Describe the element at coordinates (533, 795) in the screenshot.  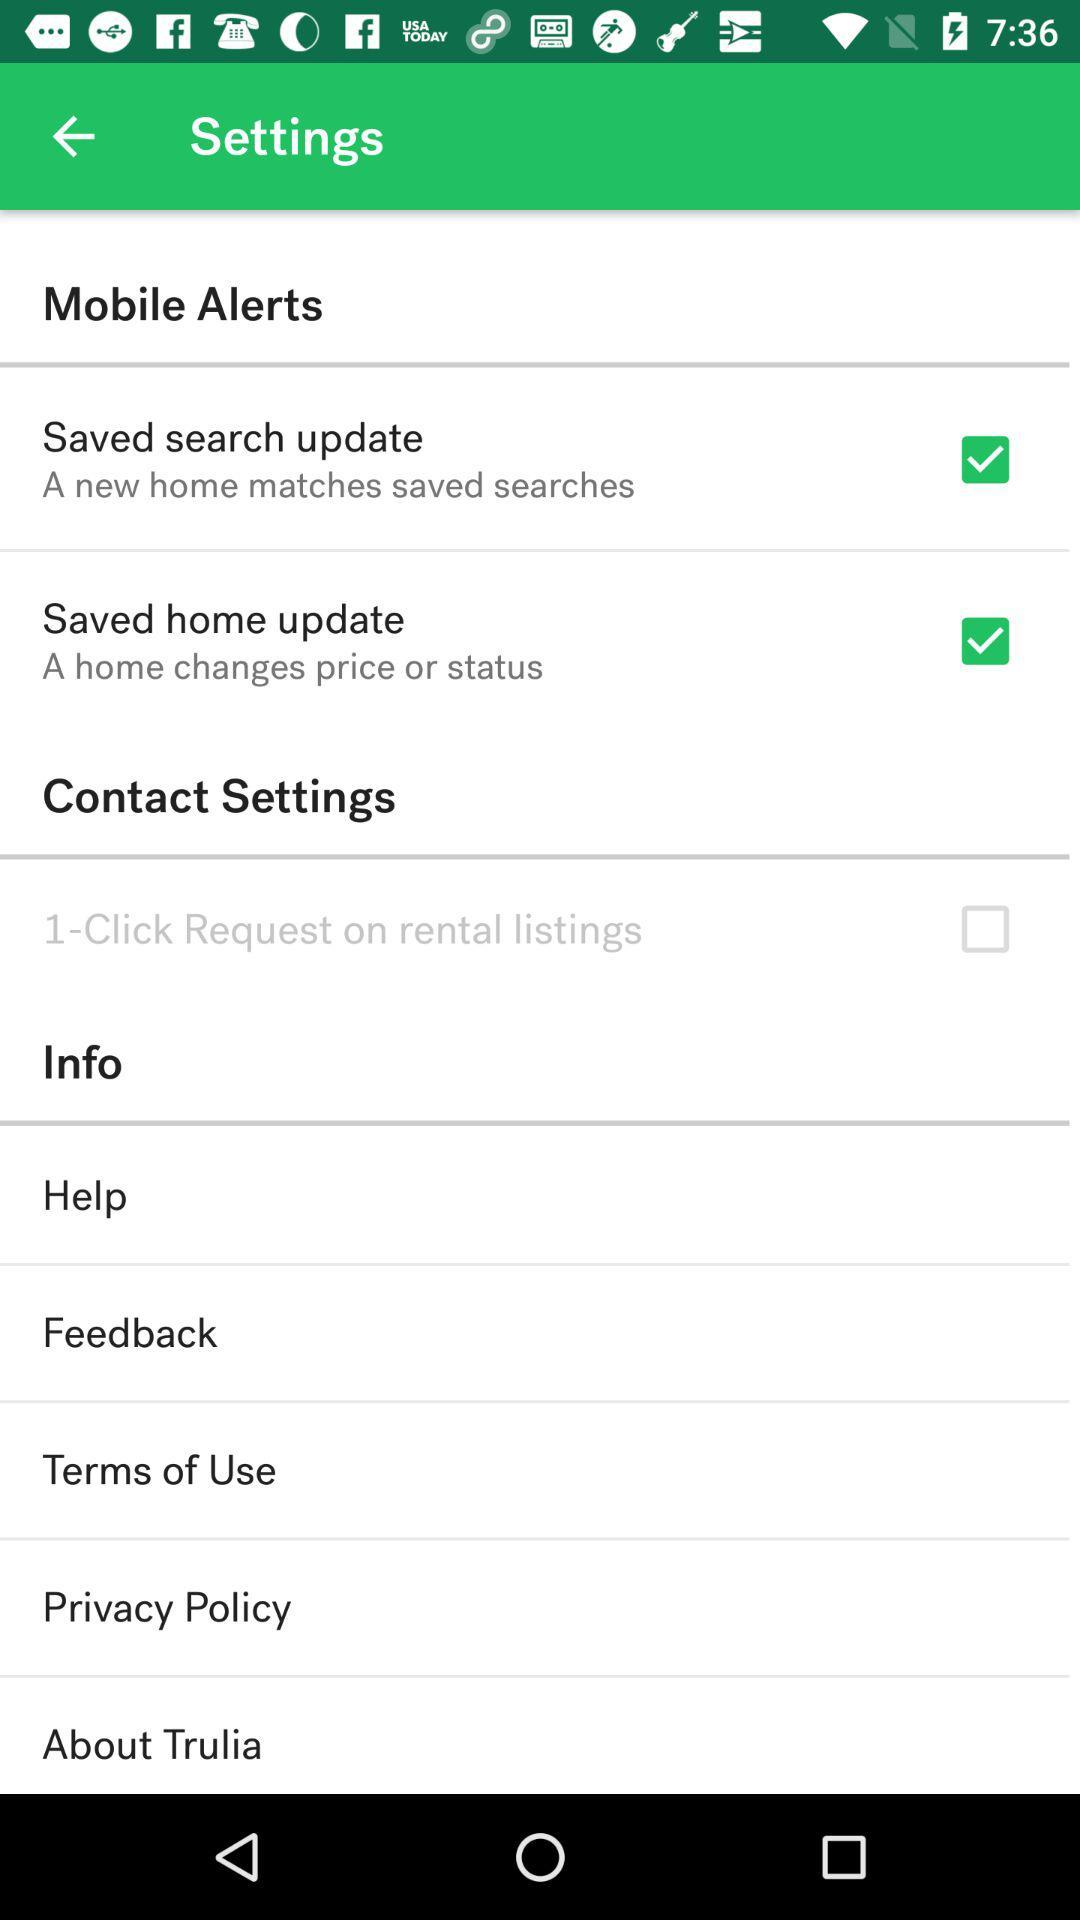
I see `item below the a home changes icon` at that location.